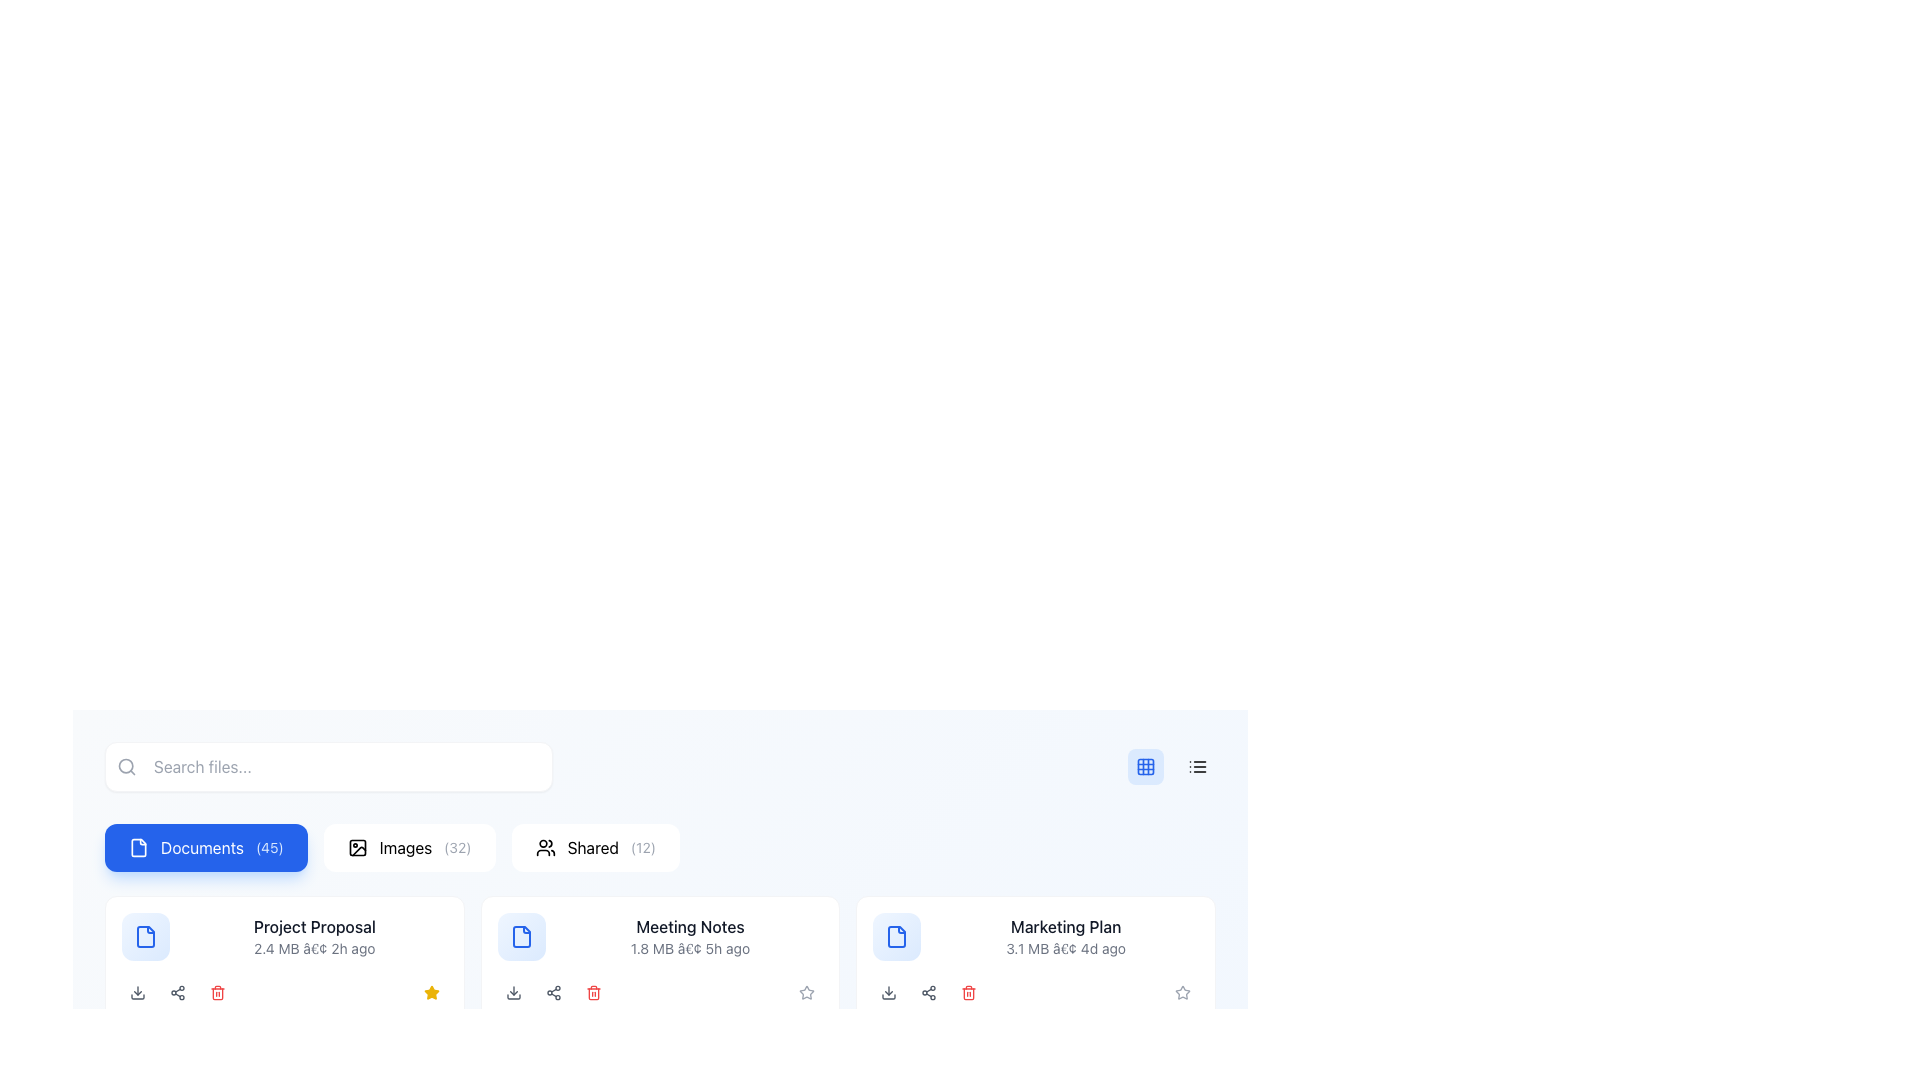  What do you see at coordinates (1146, 766) in the screenshot?
I see `the grid layout icon button located at the top-right corner of the interface to switch layout` at bounding box center [1146, 766].